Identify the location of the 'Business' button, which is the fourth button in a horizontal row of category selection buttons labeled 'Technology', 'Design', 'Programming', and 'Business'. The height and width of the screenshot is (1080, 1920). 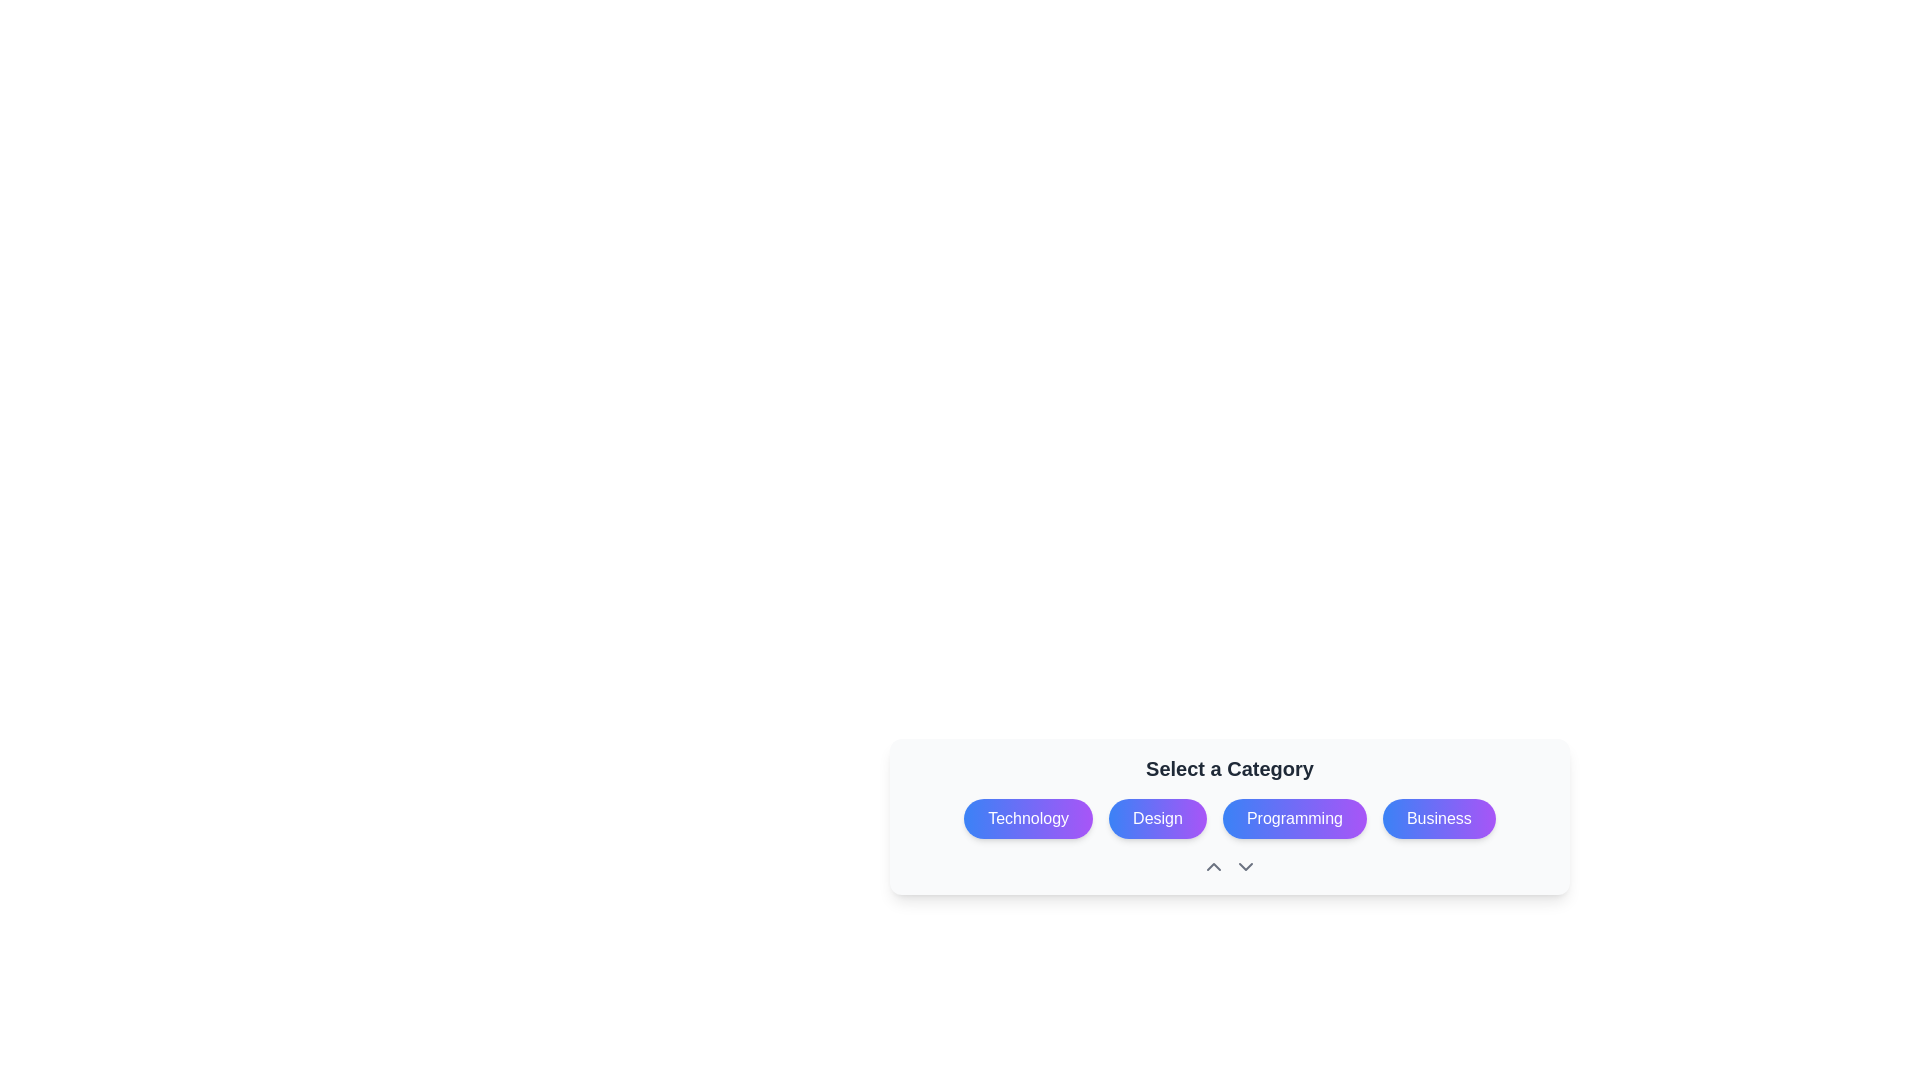
(1438, 818).